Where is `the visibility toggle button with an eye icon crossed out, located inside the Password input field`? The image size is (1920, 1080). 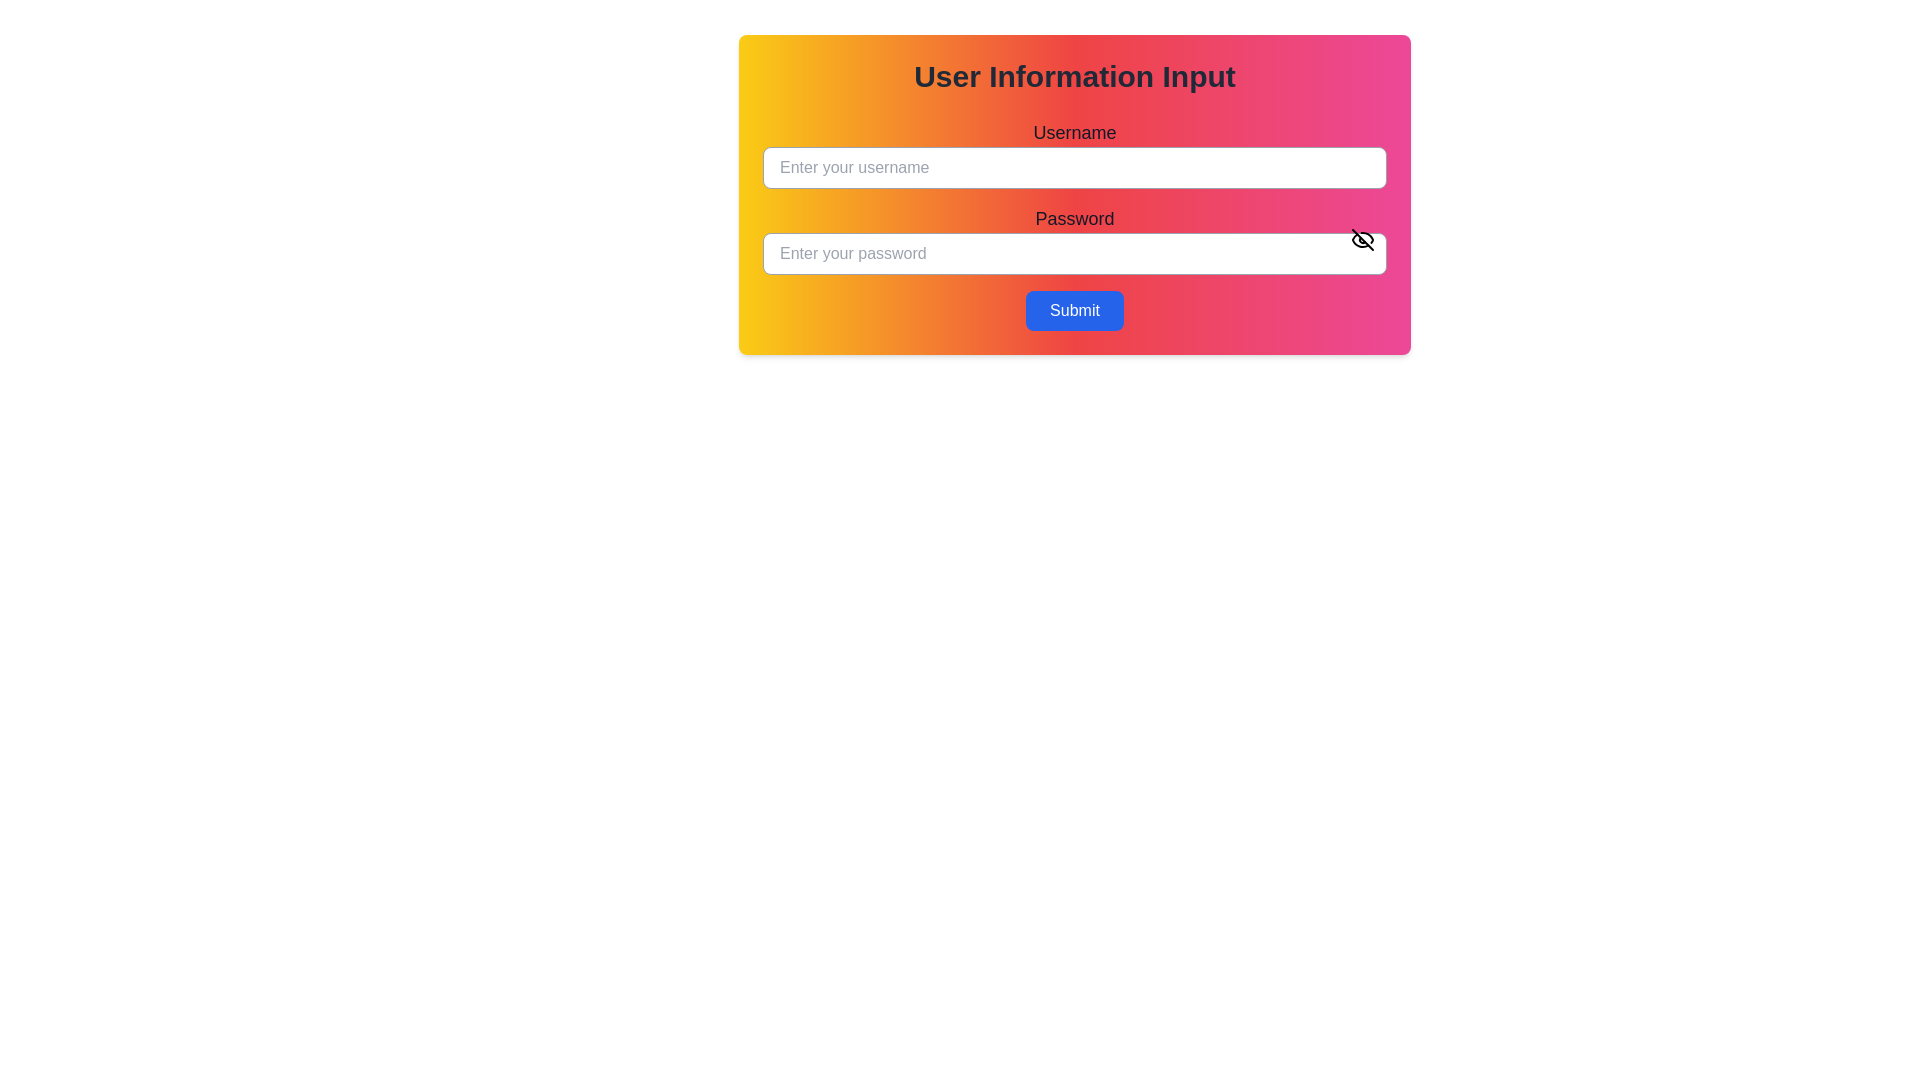 the visibility toggle button with an eye icon crossed out, located inside the Password input field is located at coordinates (1362, 238).